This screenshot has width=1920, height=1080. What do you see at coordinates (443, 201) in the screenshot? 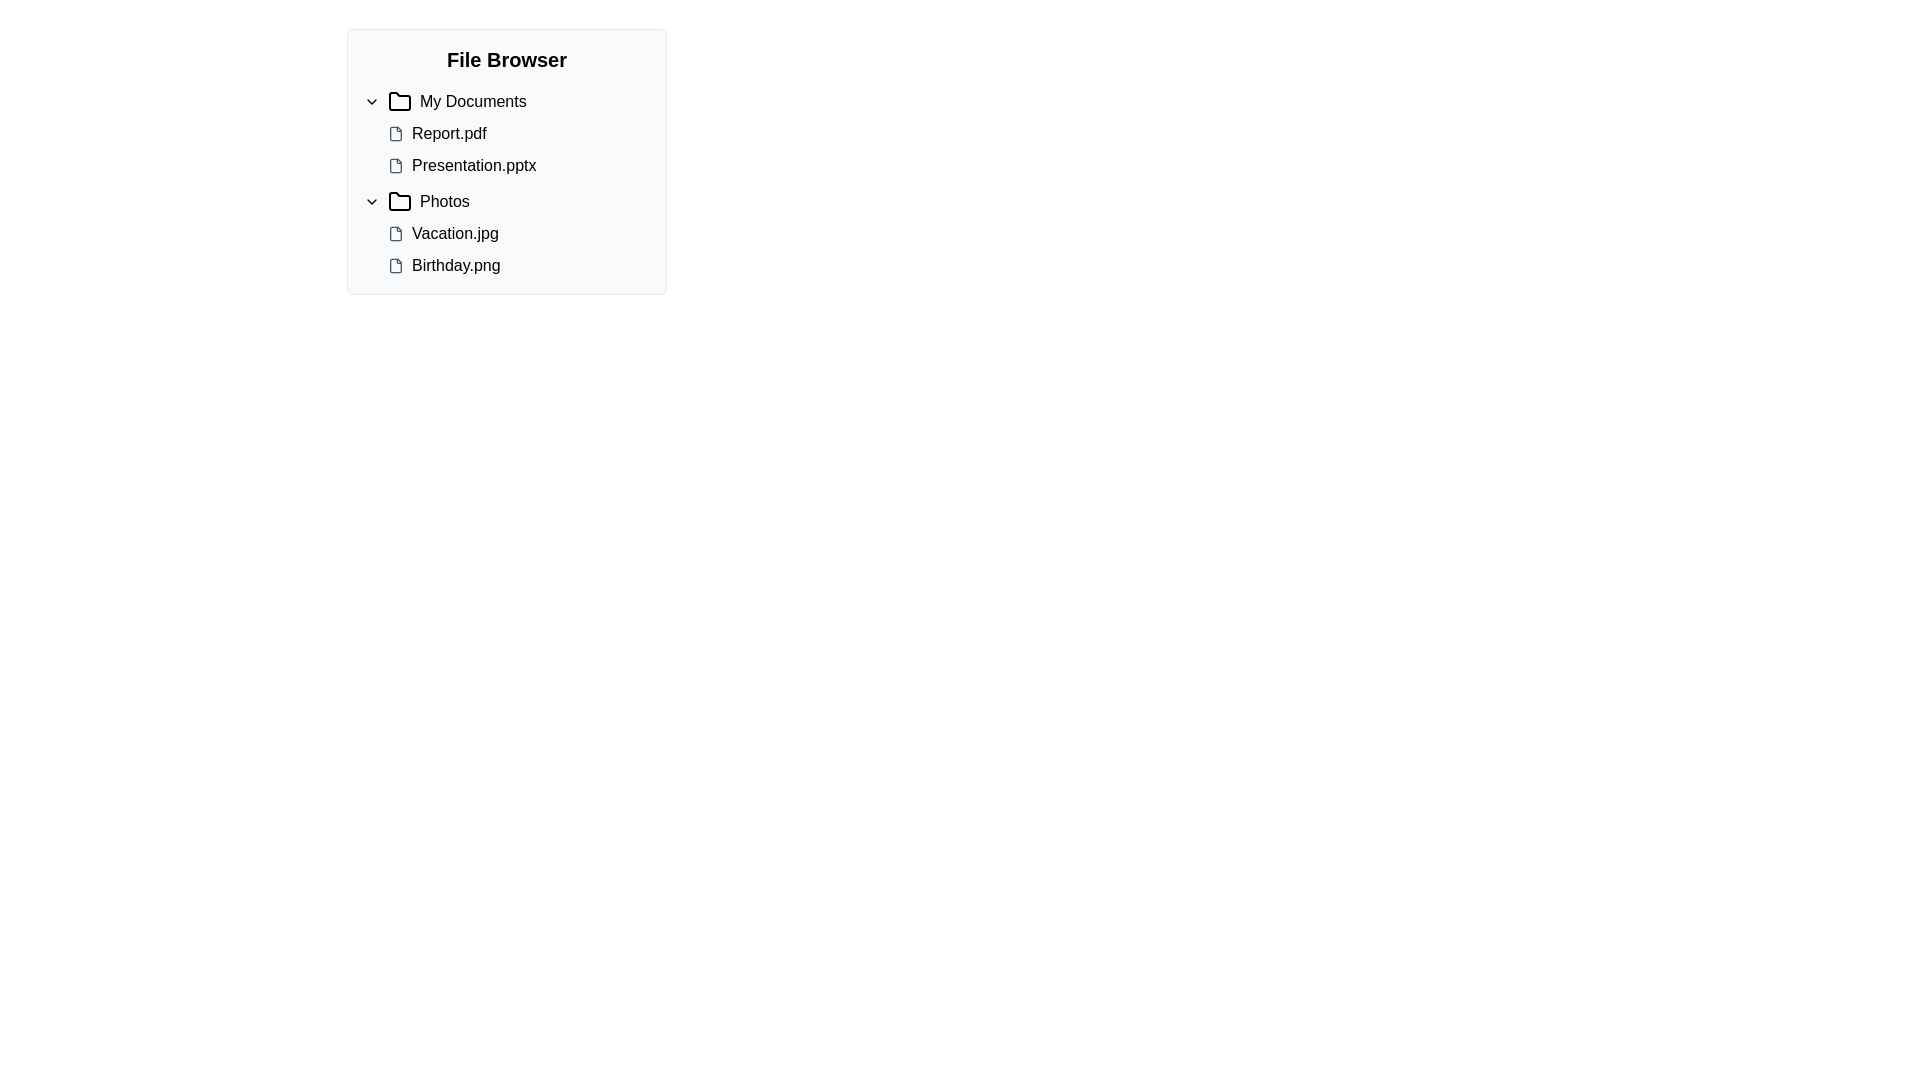
I see `the 'Photos' folder label in the file browser interface, which is located to the right of the folder icon in the second collapsible section` at bounding box center [443, 201].